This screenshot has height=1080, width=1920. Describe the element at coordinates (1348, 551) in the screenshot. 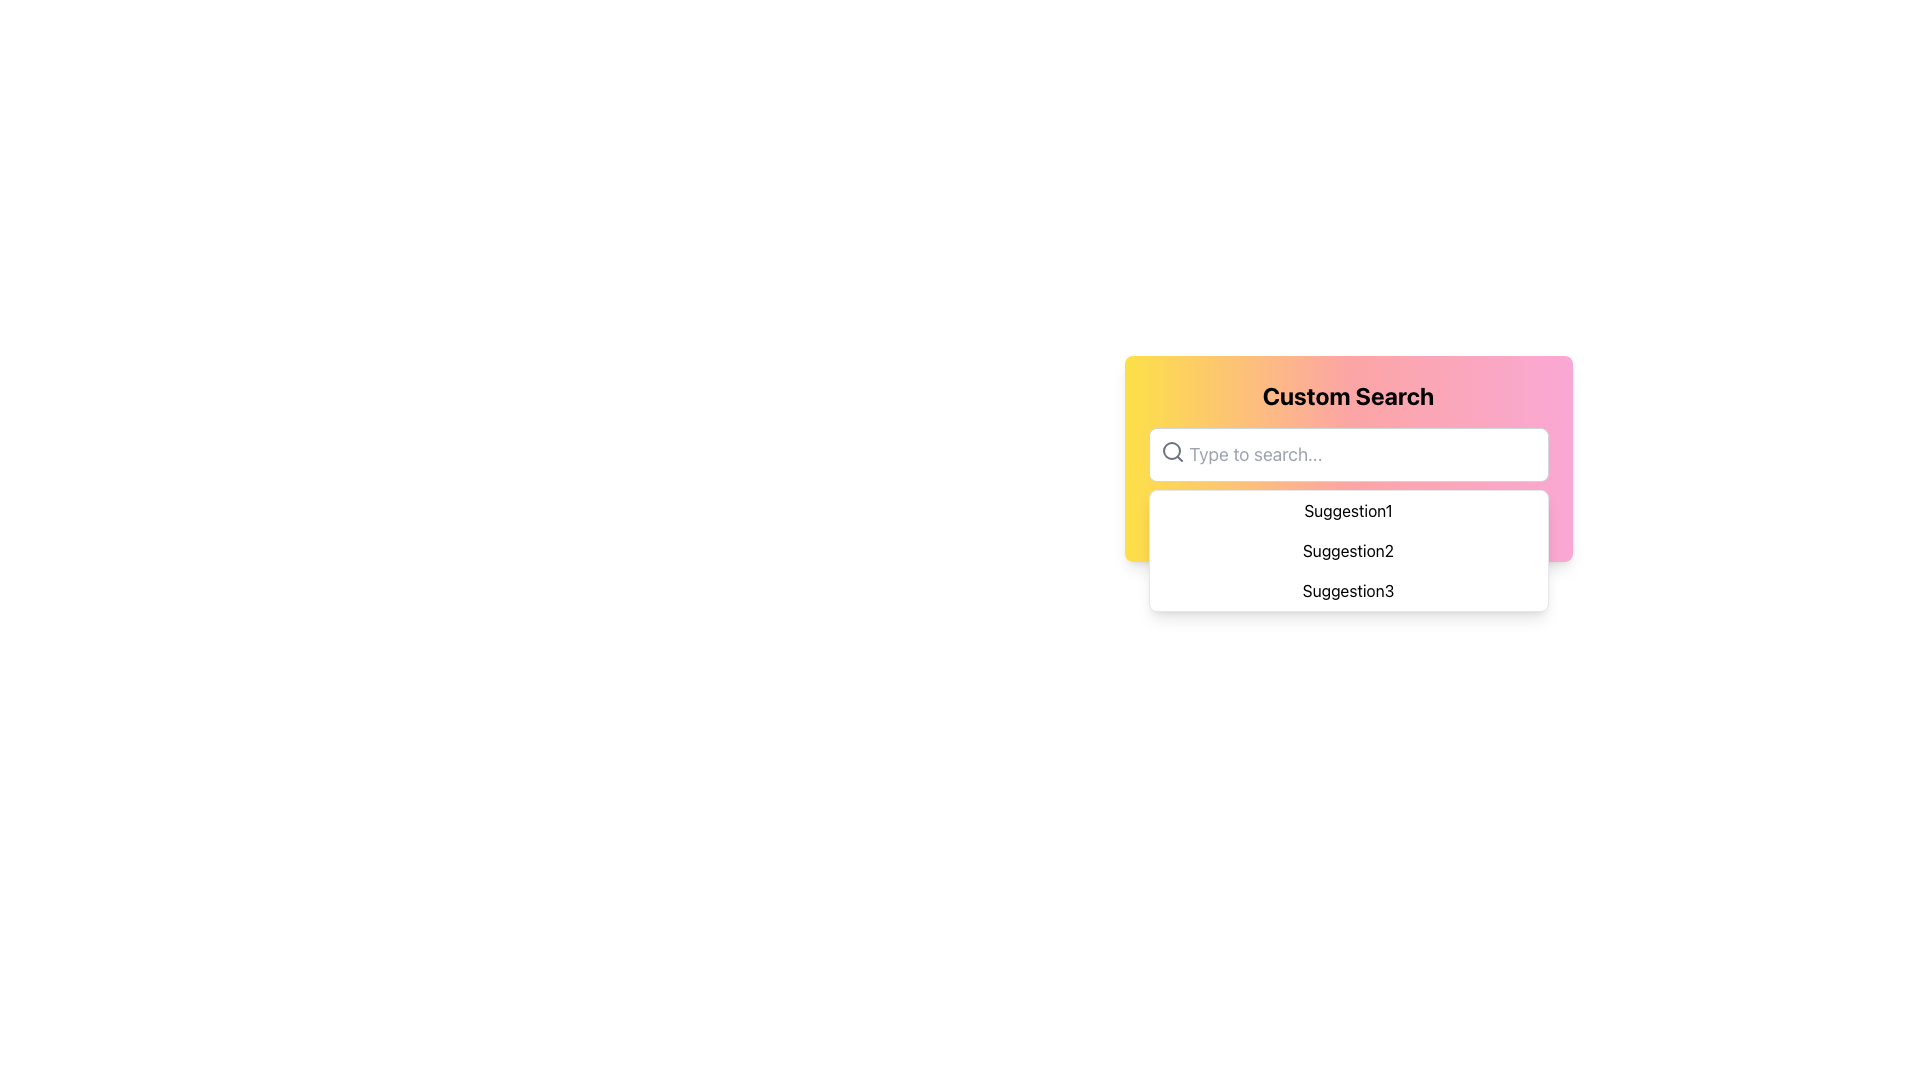

I see `the second suggestion option in the dropdown list, which is located below the search input field and styled with a white background and bordered box shadow` at that location.